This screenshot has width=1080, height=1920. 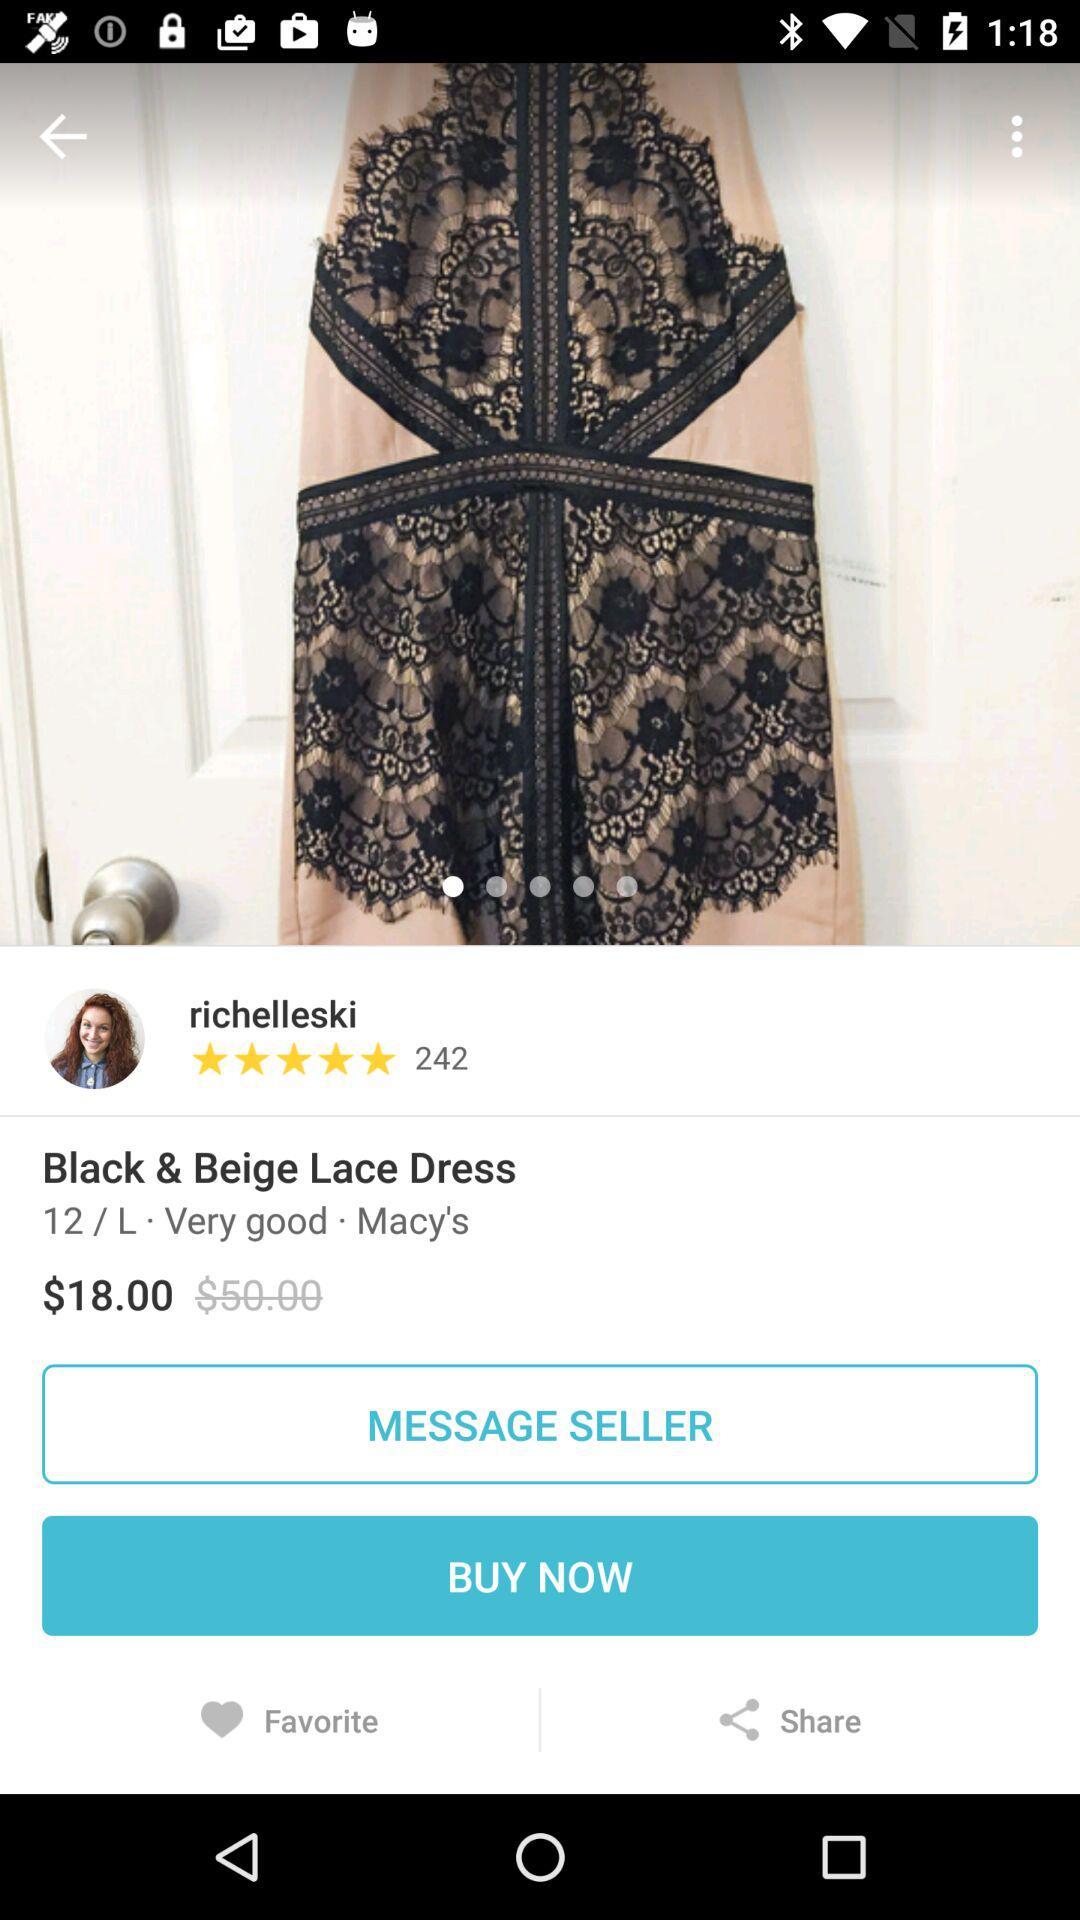 I want to click on the item below the buy now, so click(x=289, y=1719).